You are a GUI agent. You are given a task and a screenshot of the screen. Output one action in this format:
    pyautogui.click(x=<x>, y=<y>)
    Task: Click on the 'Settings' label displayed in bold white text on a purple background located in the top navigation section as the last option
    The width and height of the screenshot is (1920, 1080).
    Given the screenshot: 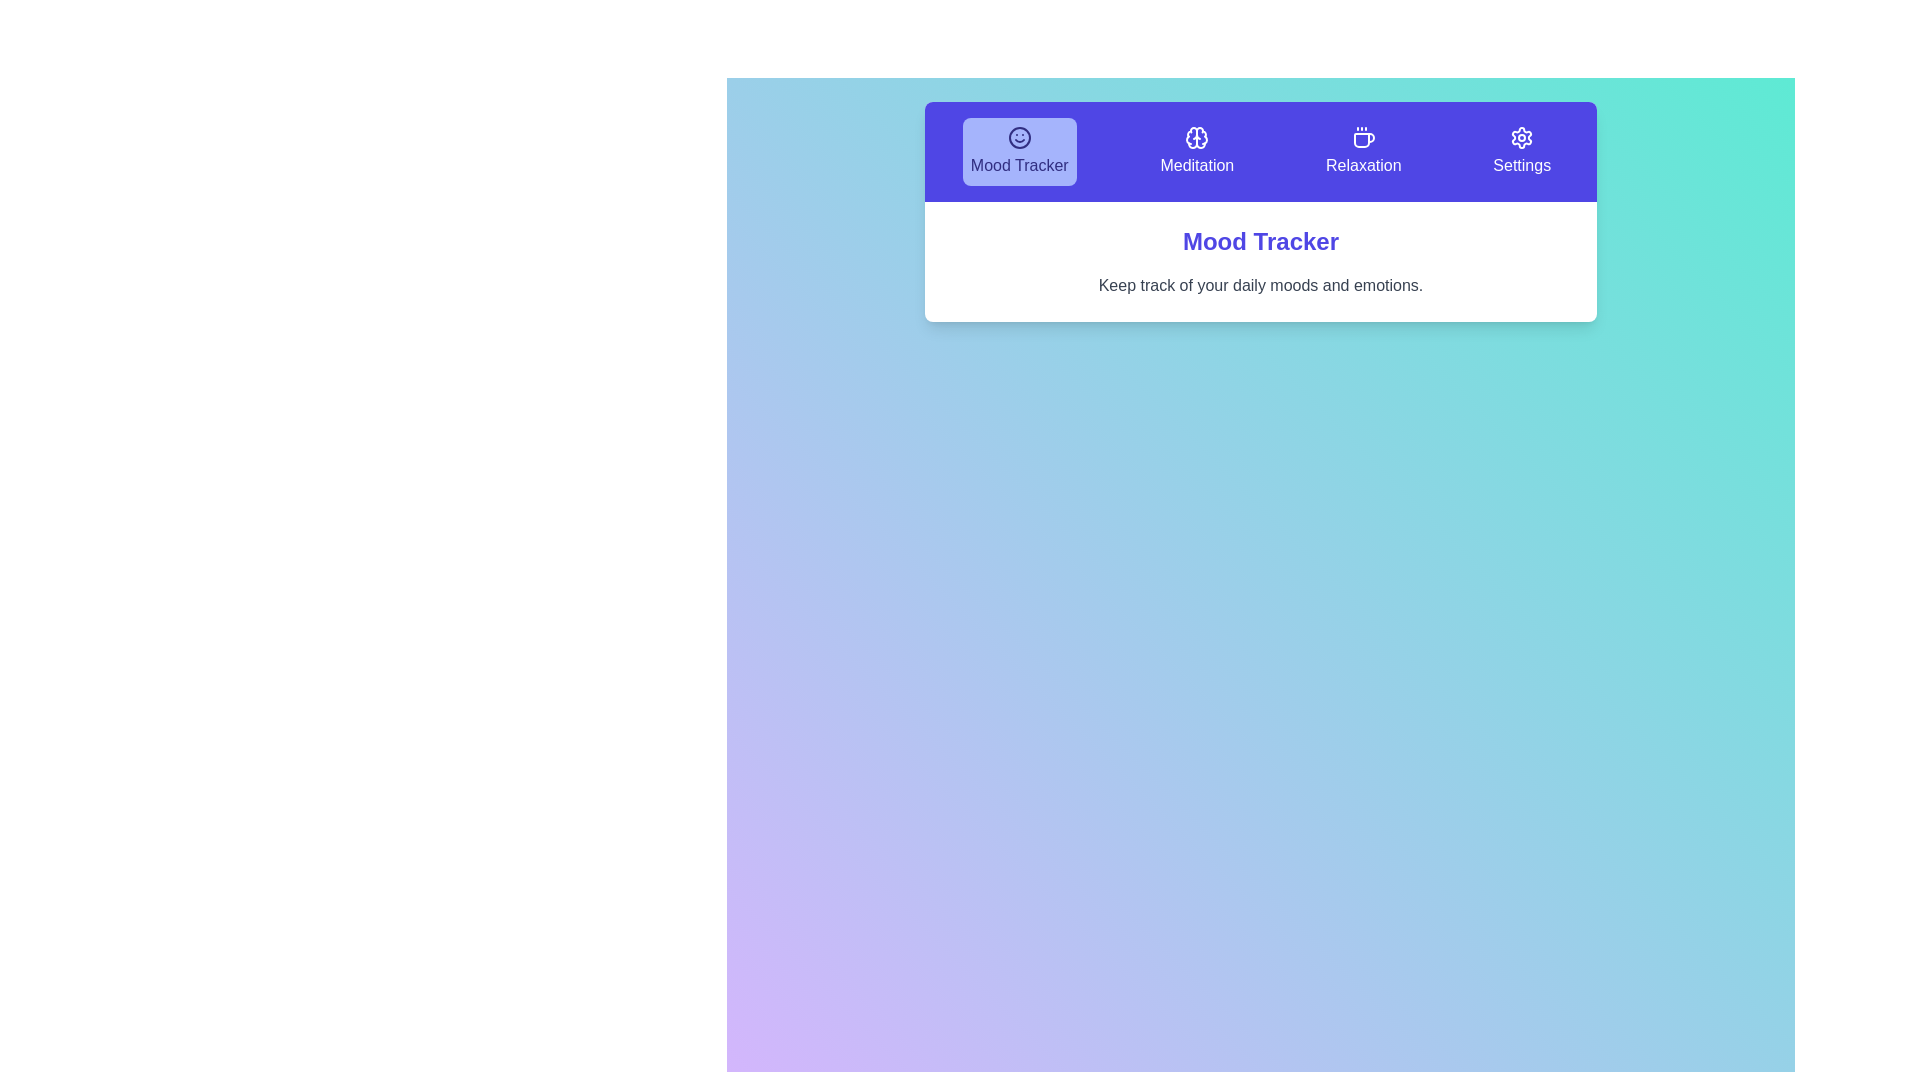 What is the action you would take?
    pyautogui.click(x=1521, y=164)
    